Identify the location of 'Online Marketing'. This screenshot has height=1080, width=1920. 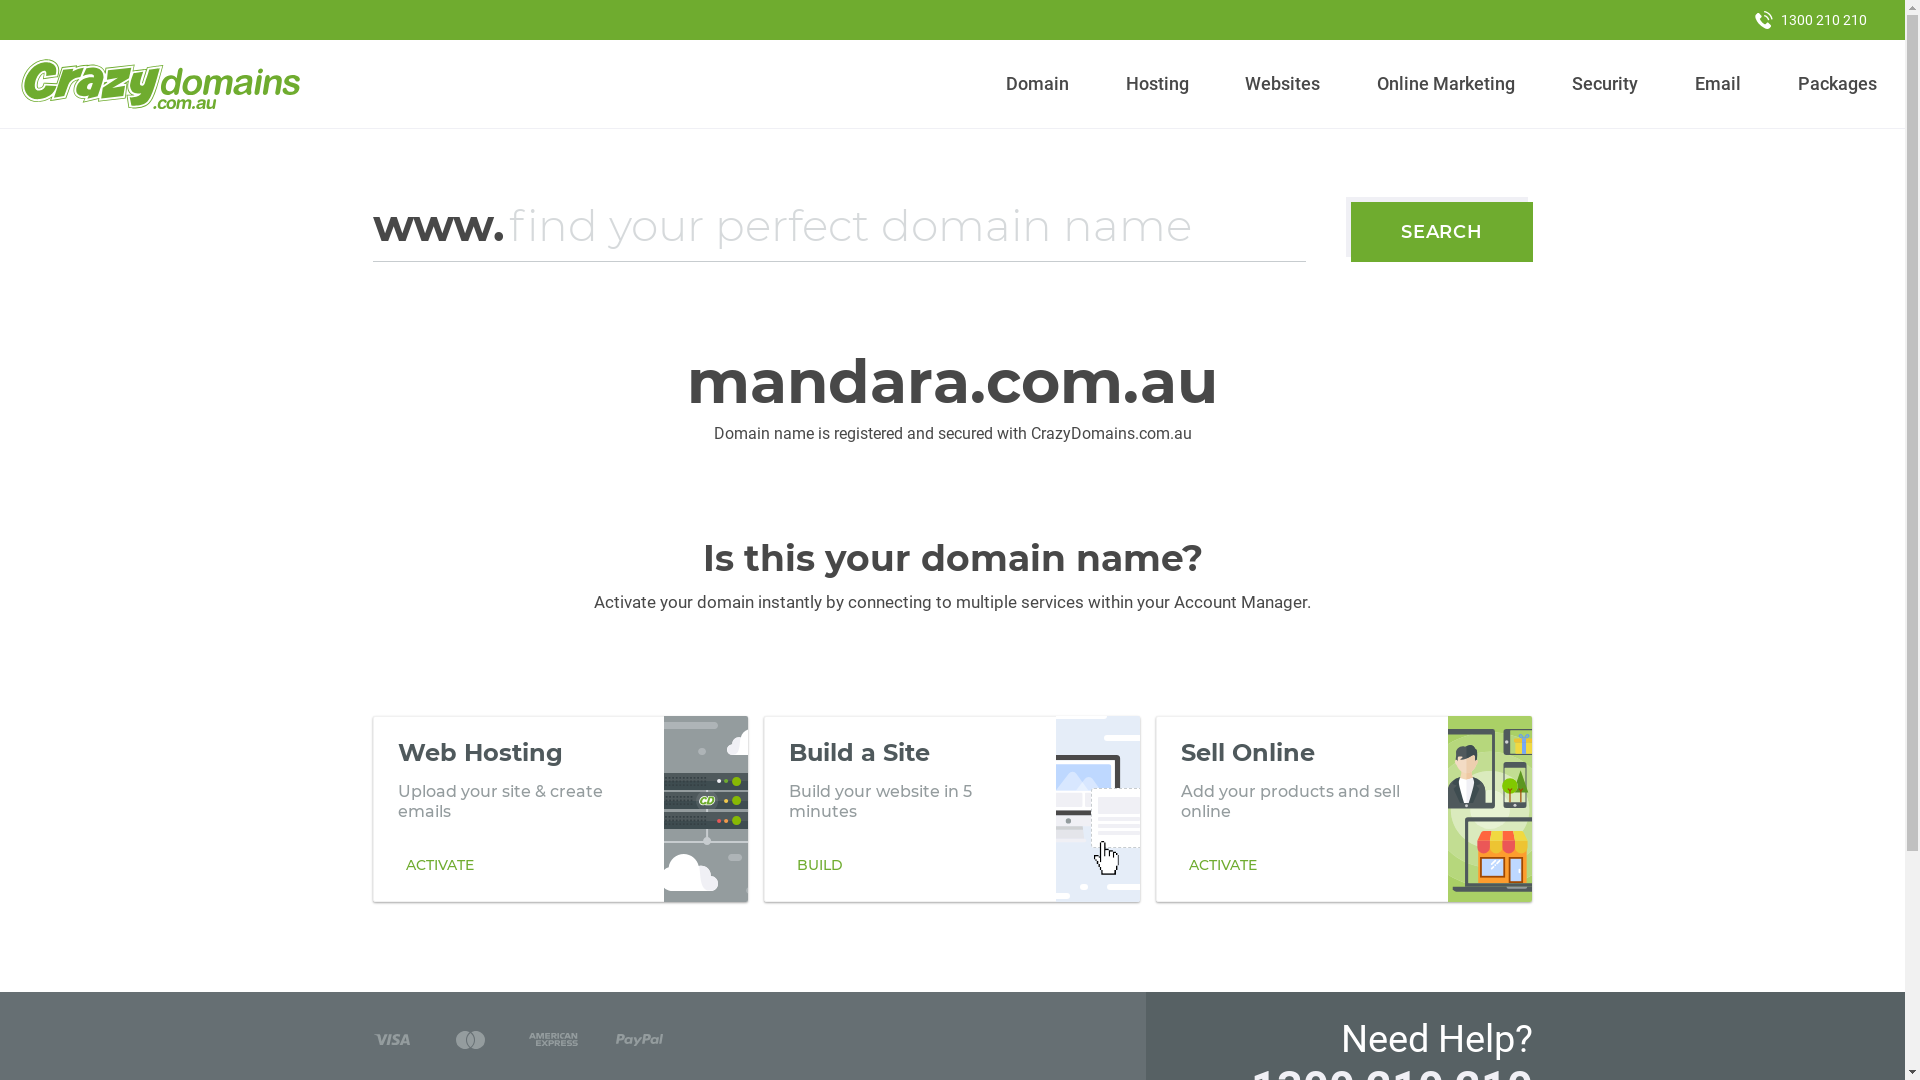
(1446, 83).